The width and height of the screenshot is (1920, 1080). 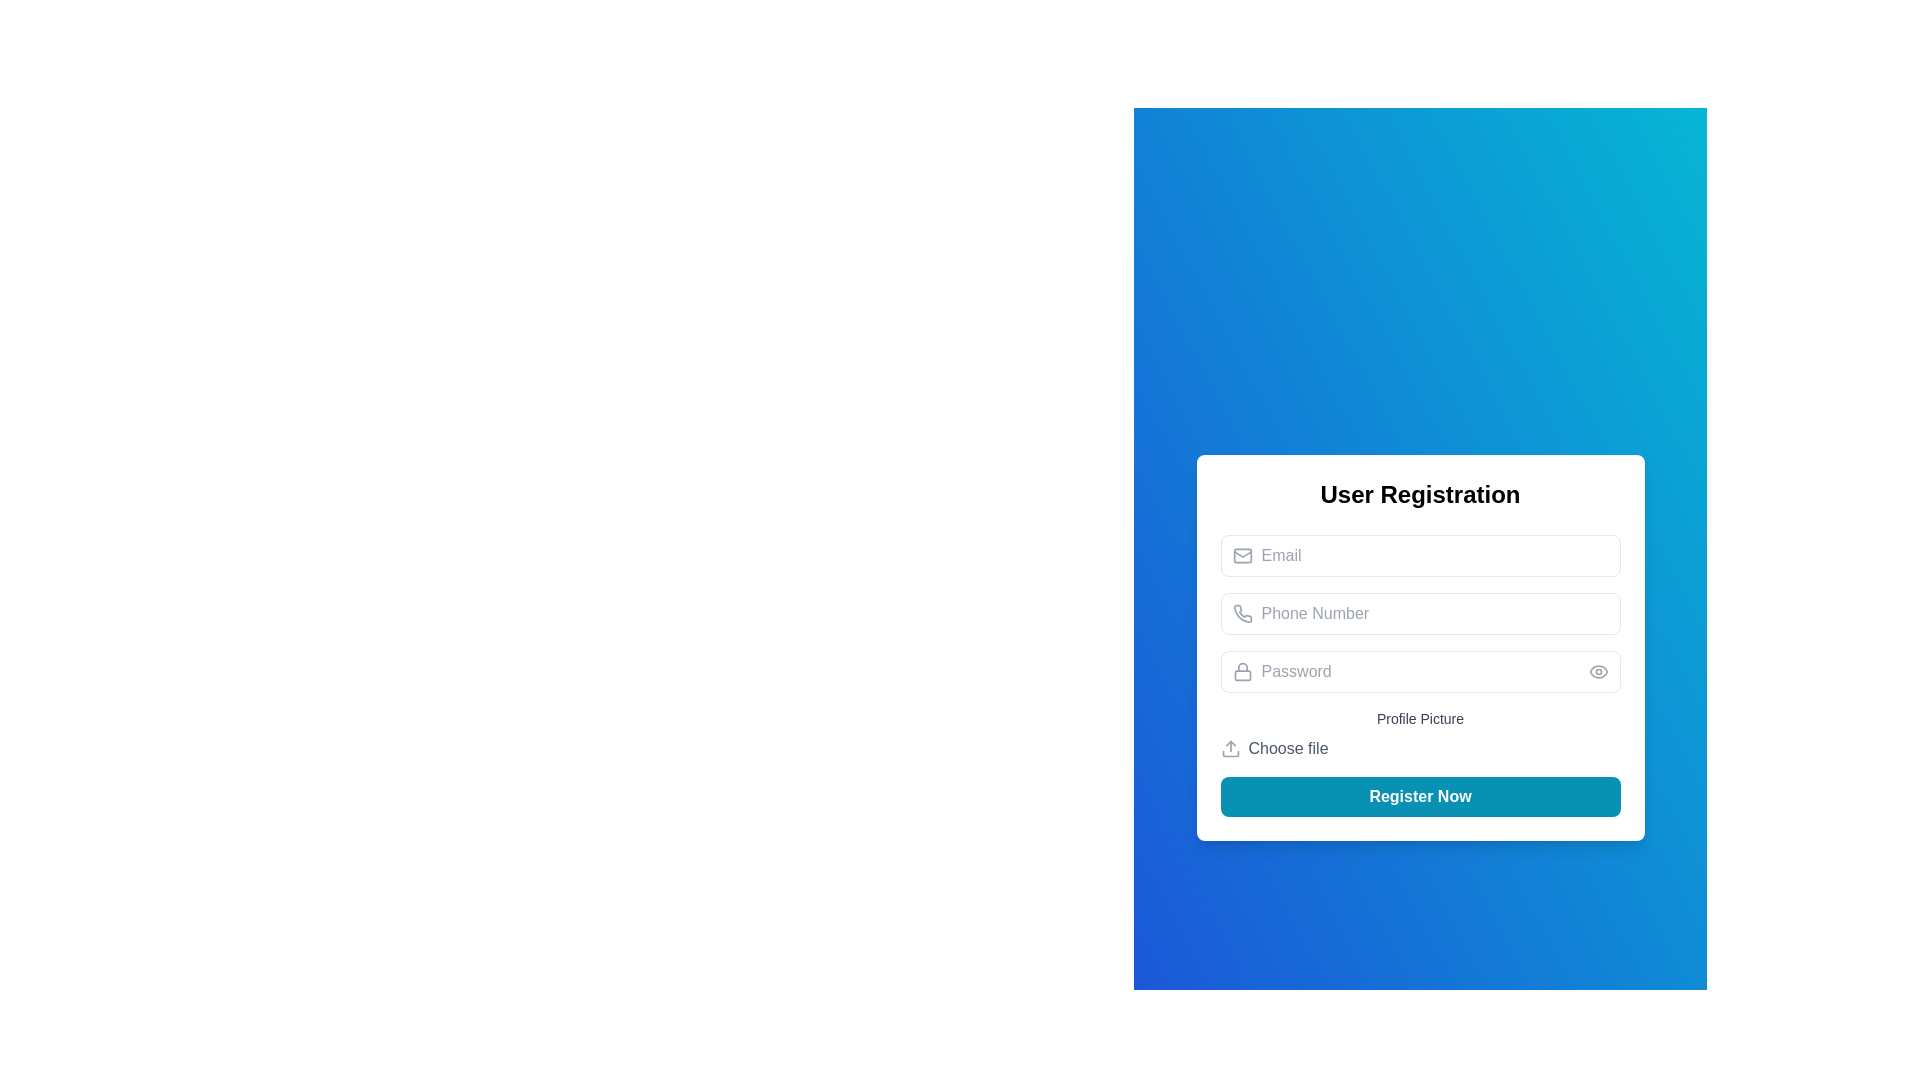 I want to click on the Password input field to focus on it, which is the third field in a vertical list of input fields within the form, so click(x=1419, y=671).